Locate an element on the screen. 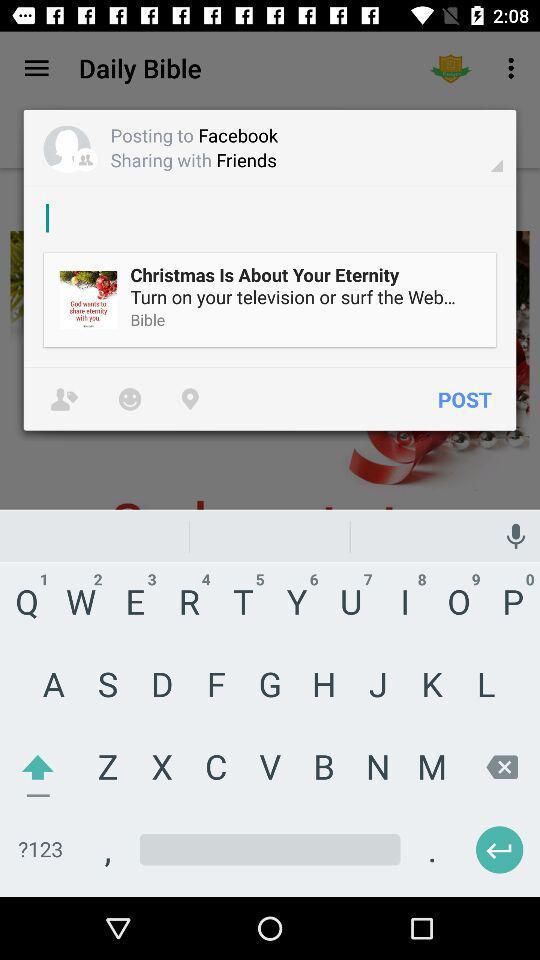  the menu icon is located at coordinates (36, 68).